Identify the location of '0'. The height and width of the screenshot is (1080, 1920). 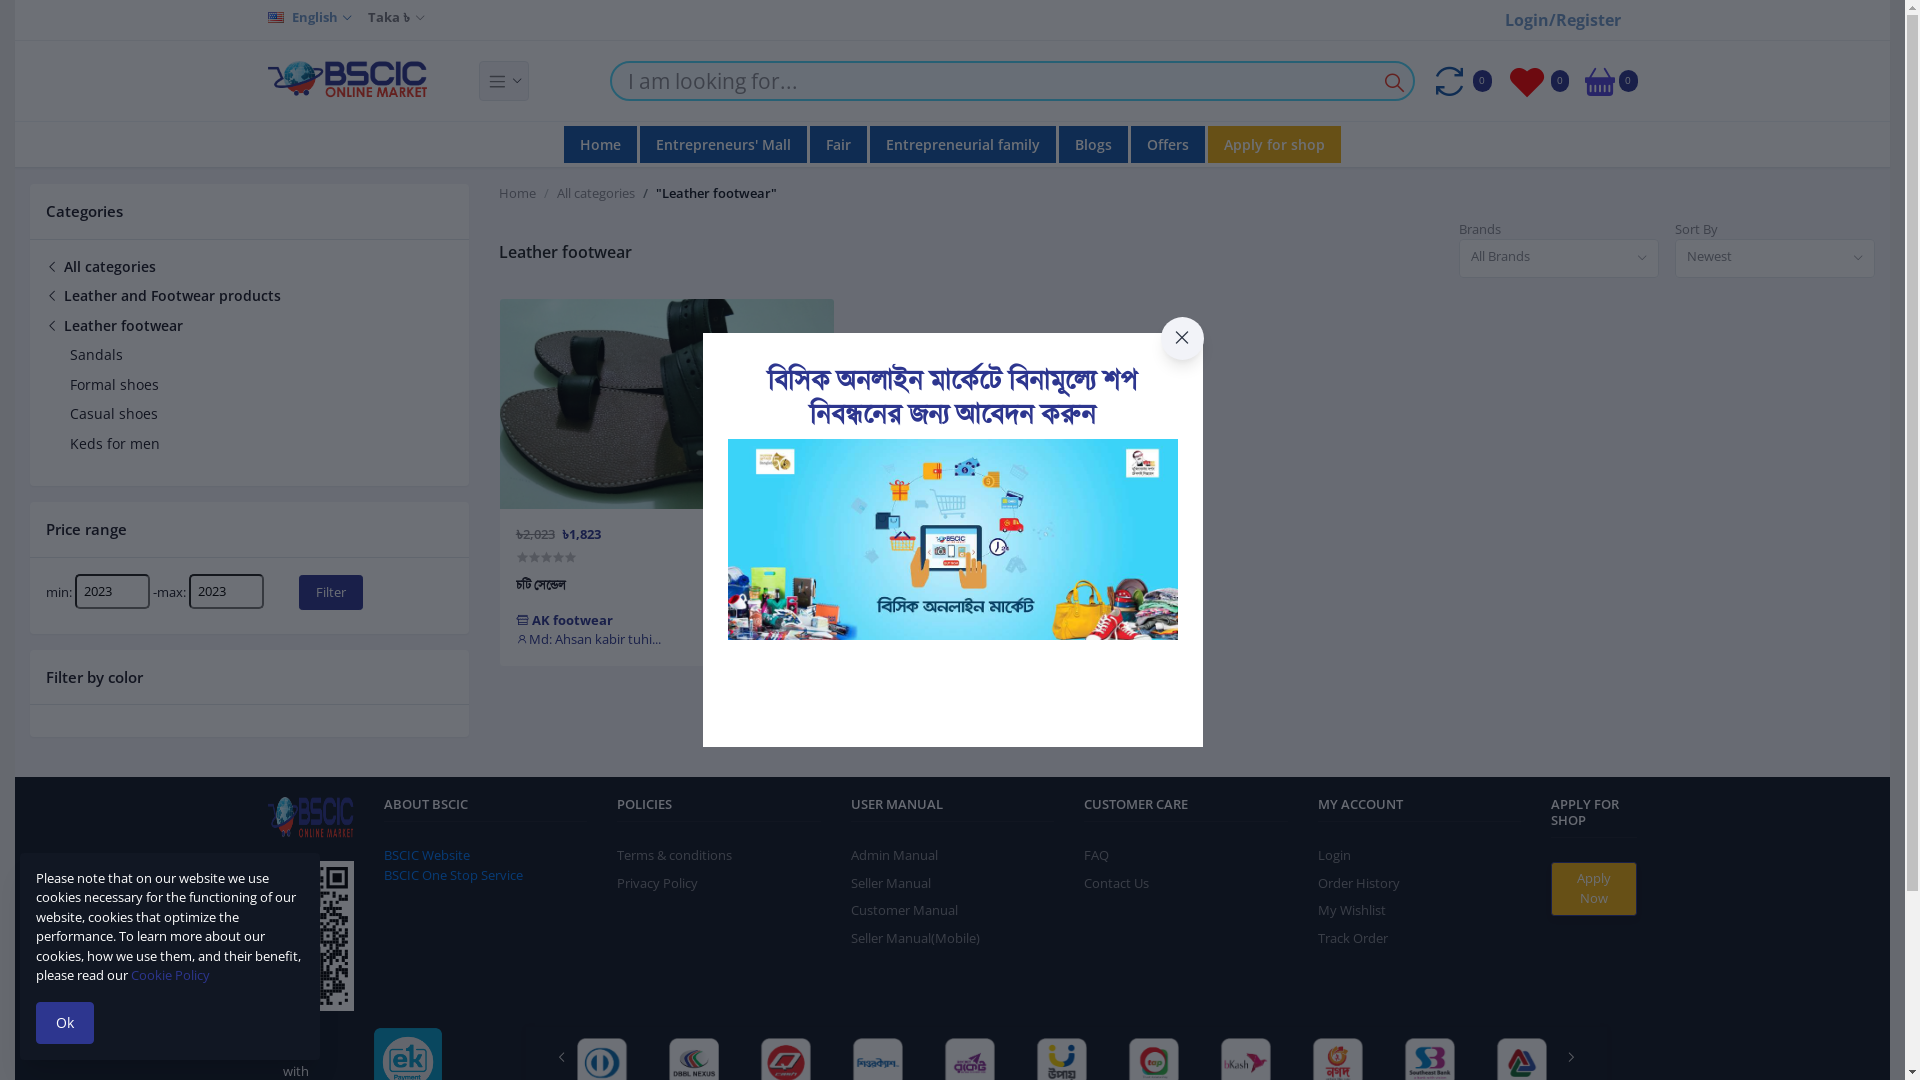
(1537, 80).